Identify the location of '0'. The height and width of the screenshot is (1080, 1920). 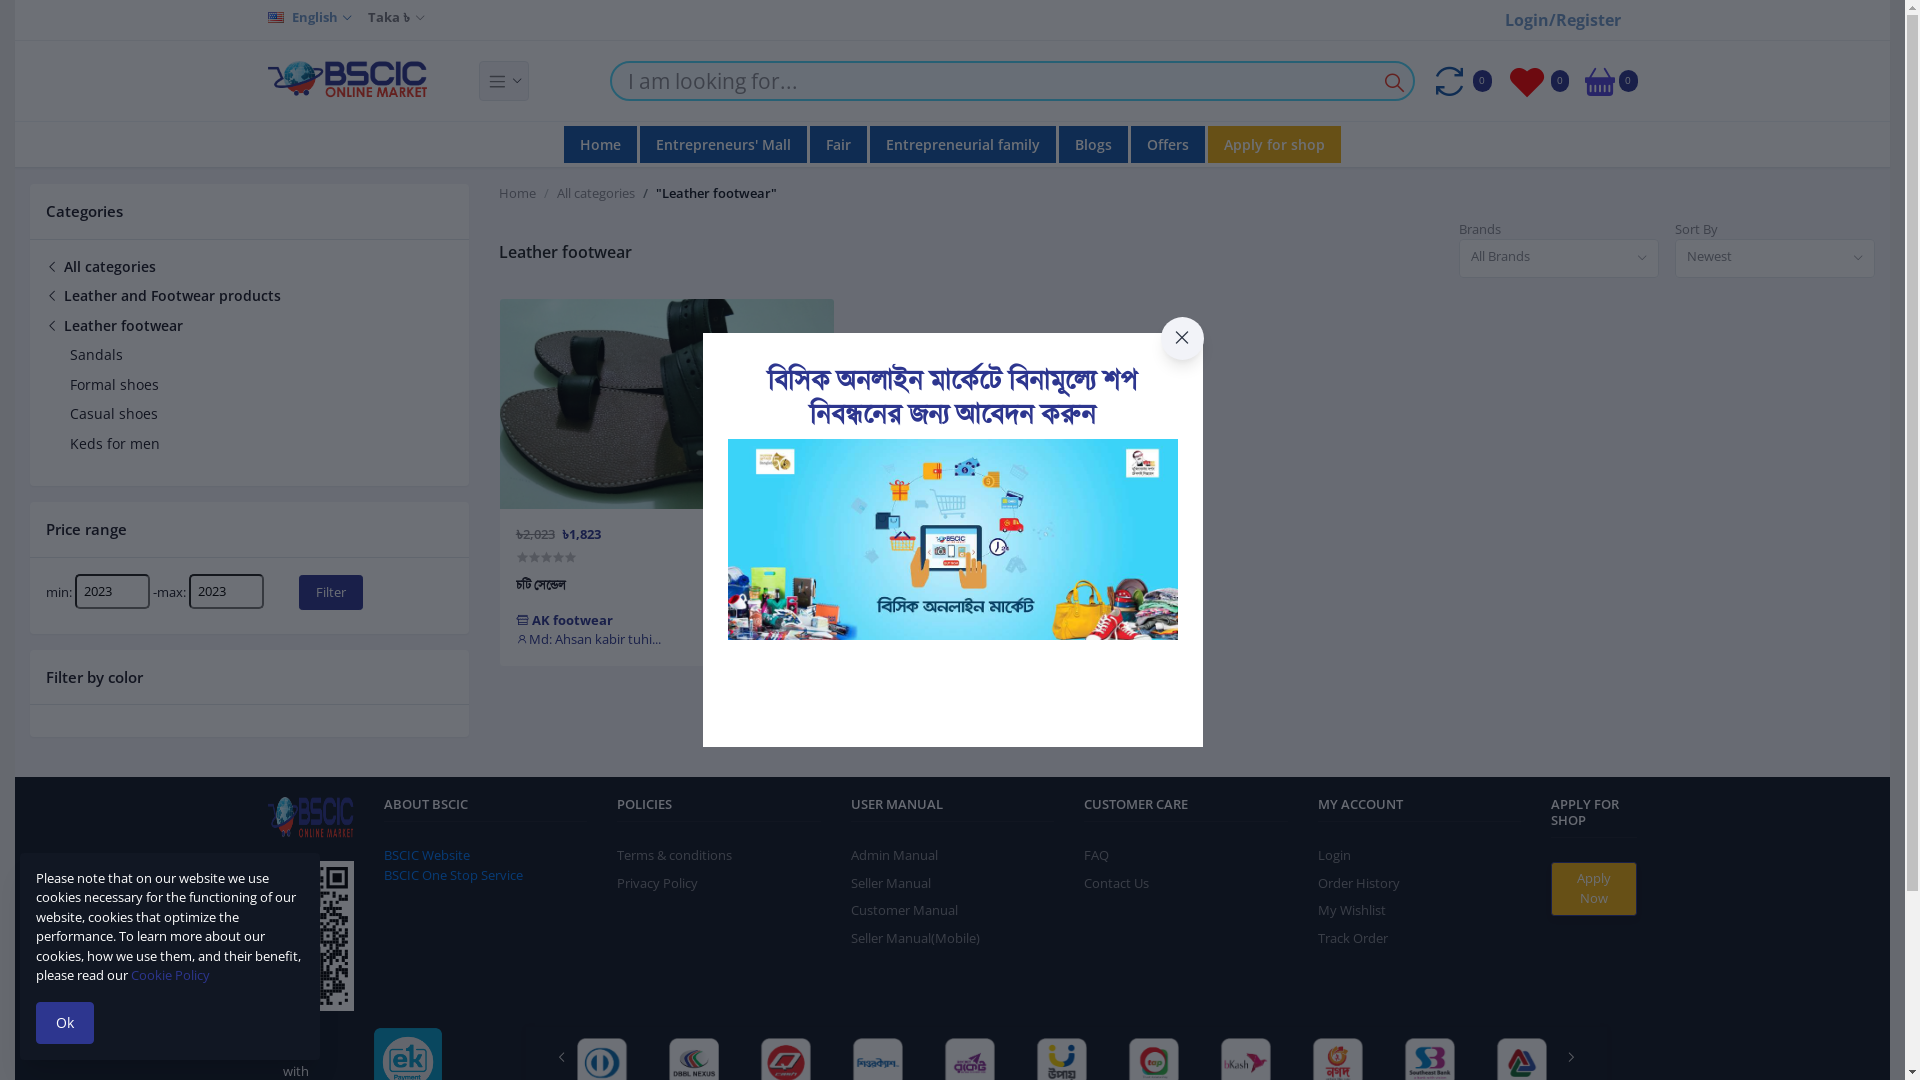
(1537, 80).